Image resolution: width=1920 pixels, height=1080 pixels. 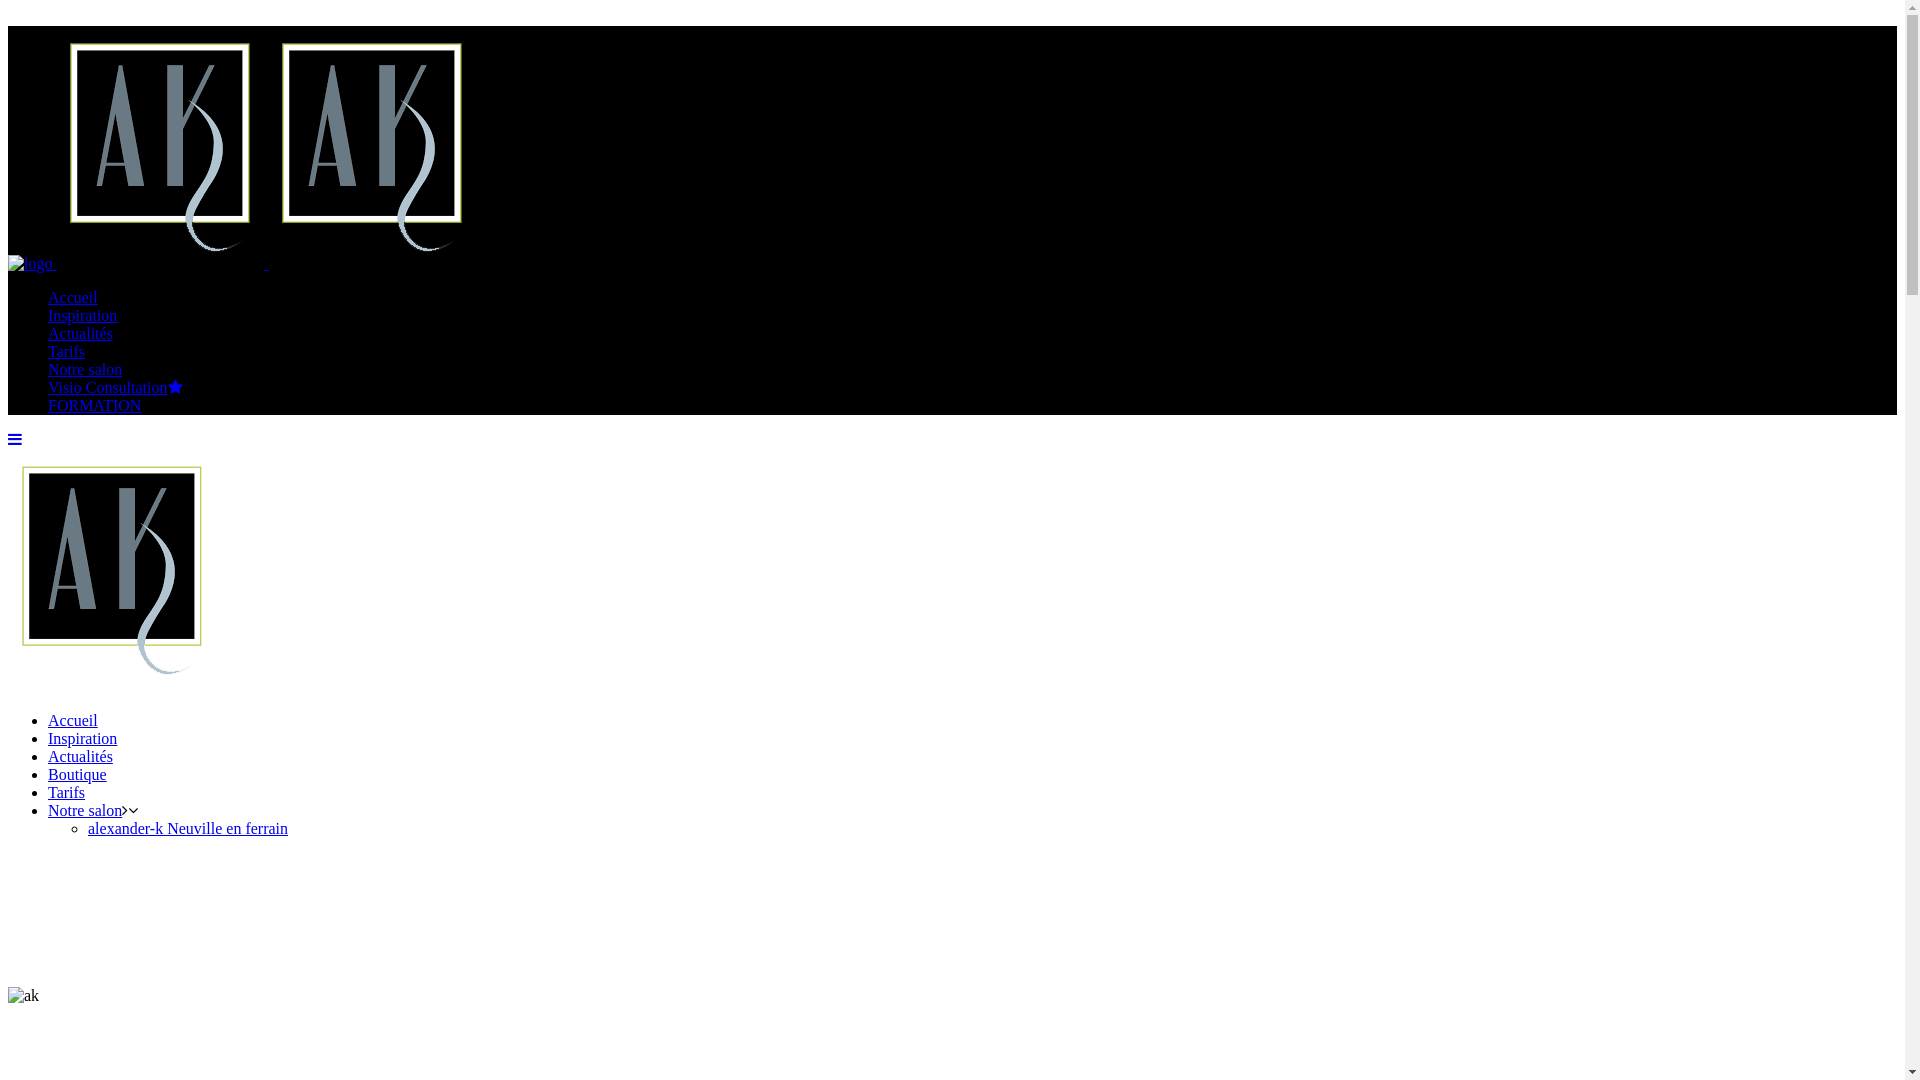 What do you see at coordinates (114, 387) in the screenshot?
I see `'Visio Consultation'` at bounding box center [114, 387].